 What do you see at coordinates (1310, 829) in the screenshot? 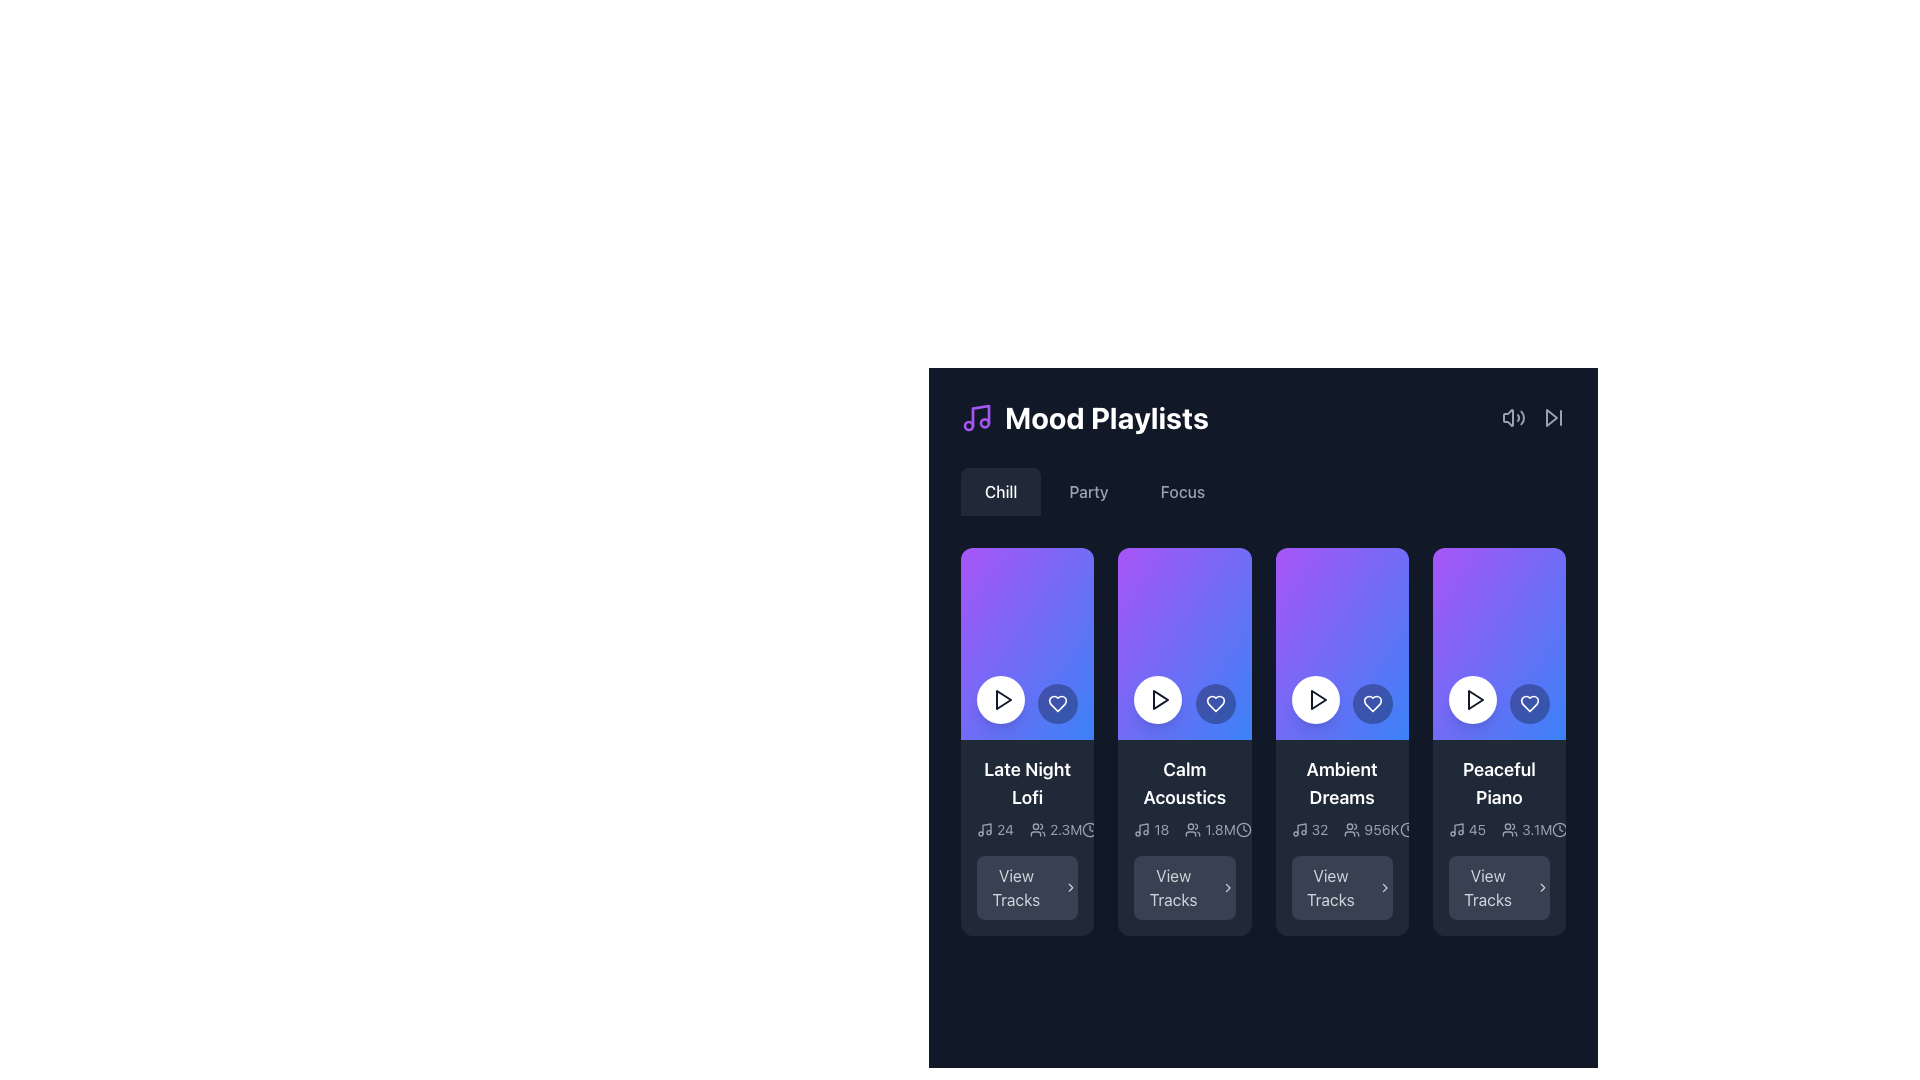
I see `the text with a music note icon and the number '32' located in the lower section of the third card from the left in a horizontally arranged list of cards` at bounding box center [1310, 829].